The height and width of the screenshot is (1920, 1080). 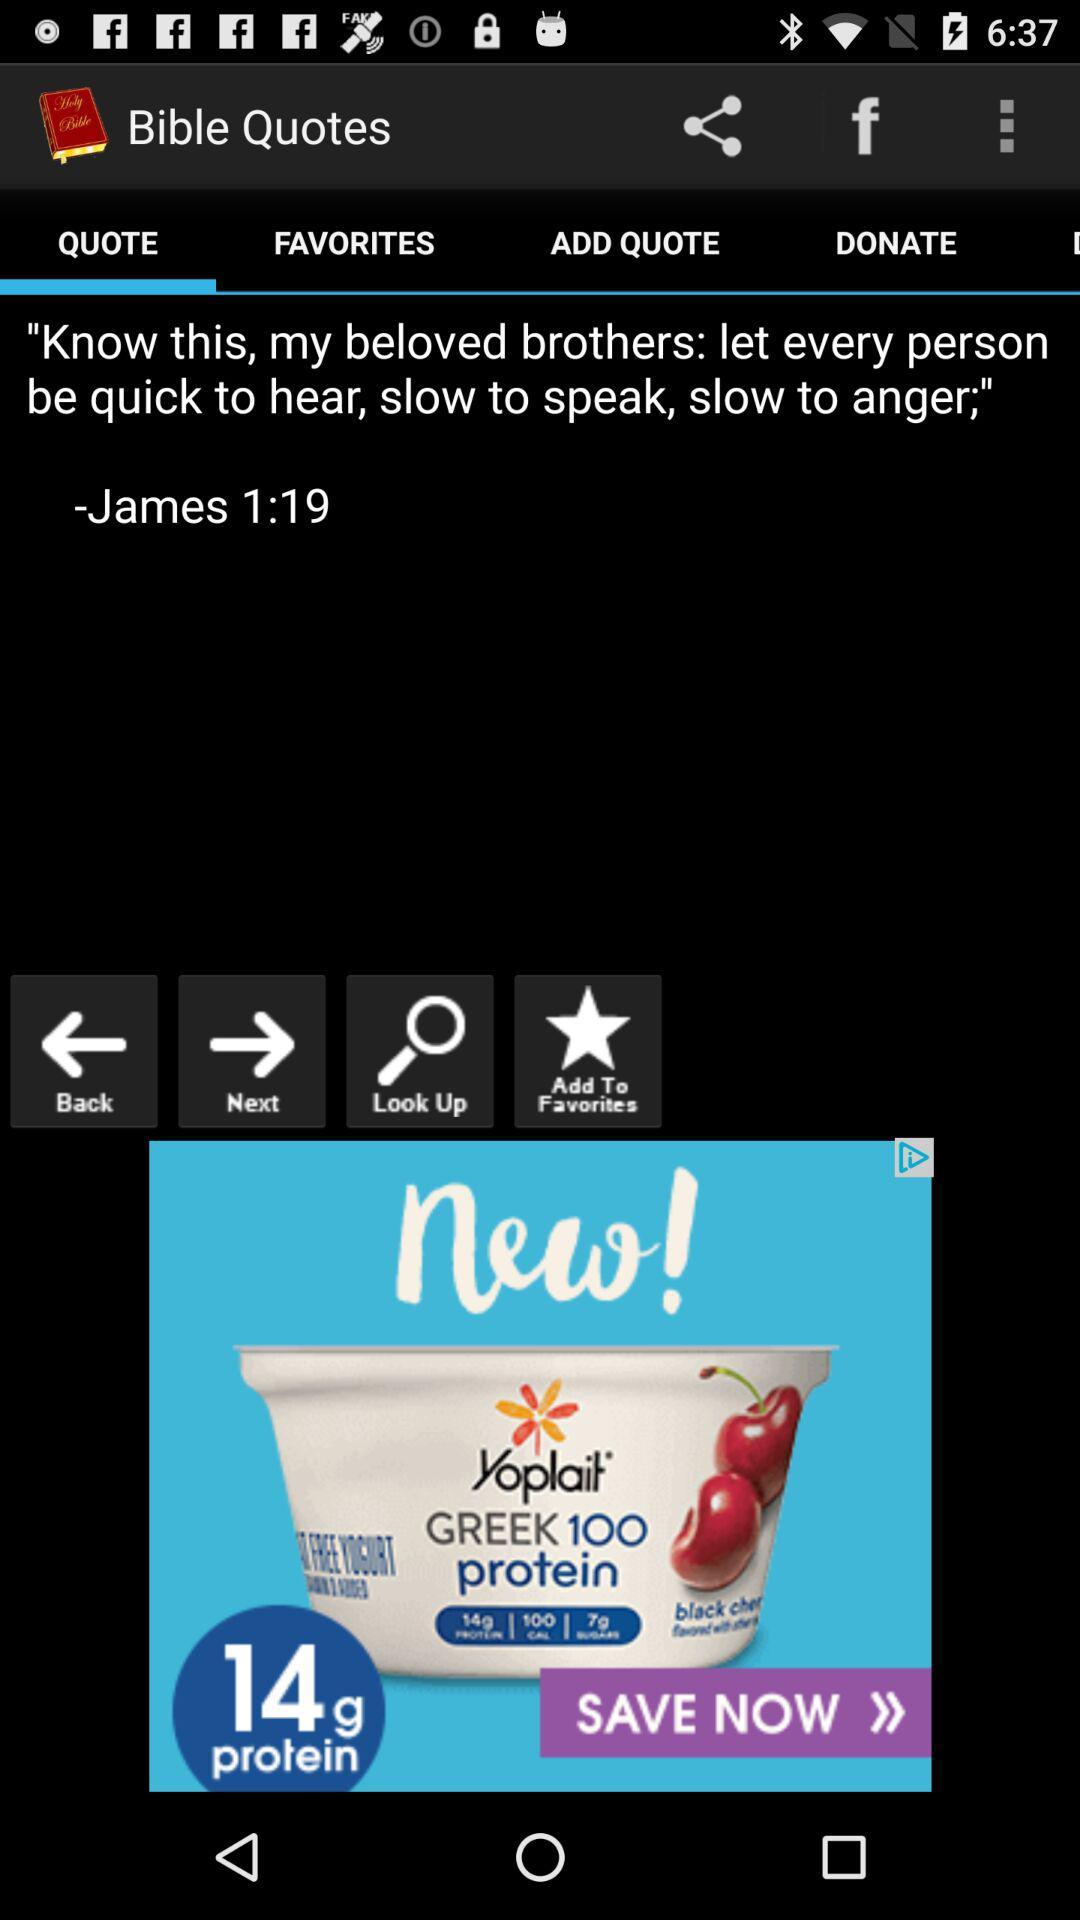 I want to click on the arrow_backward icon, so click(x=83, y=1124).